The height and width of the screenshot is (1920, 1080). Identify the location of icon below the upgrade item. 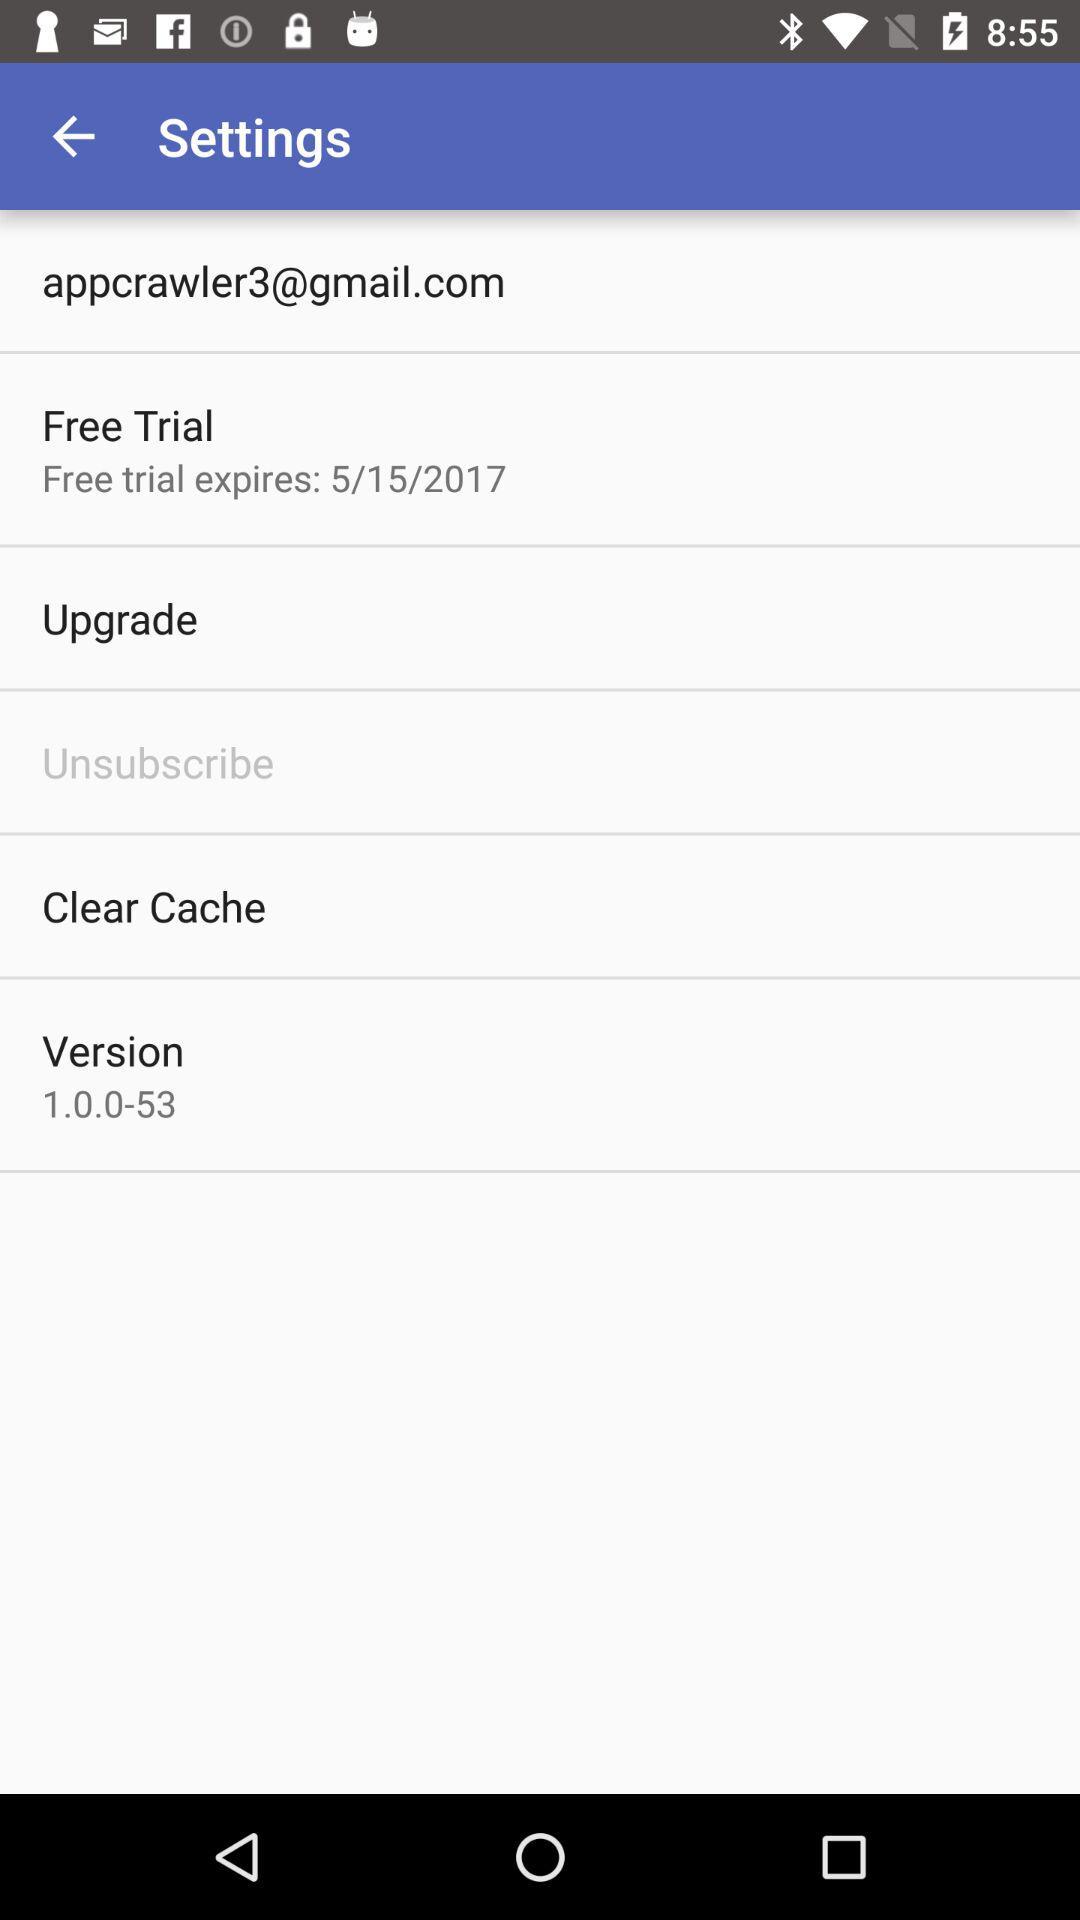
(157, 761).